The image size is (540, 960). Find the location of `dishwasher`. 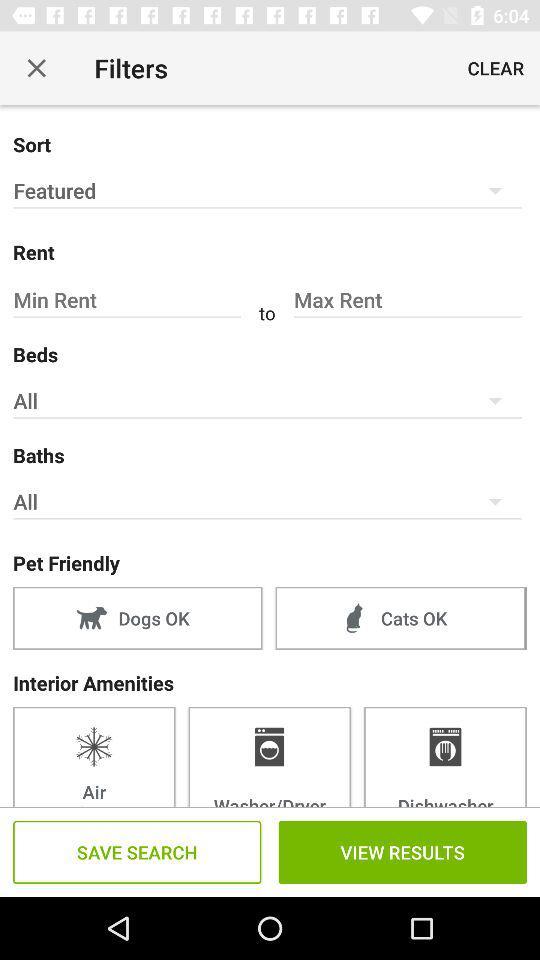

dishwasher is located at coordinates (445, 755).